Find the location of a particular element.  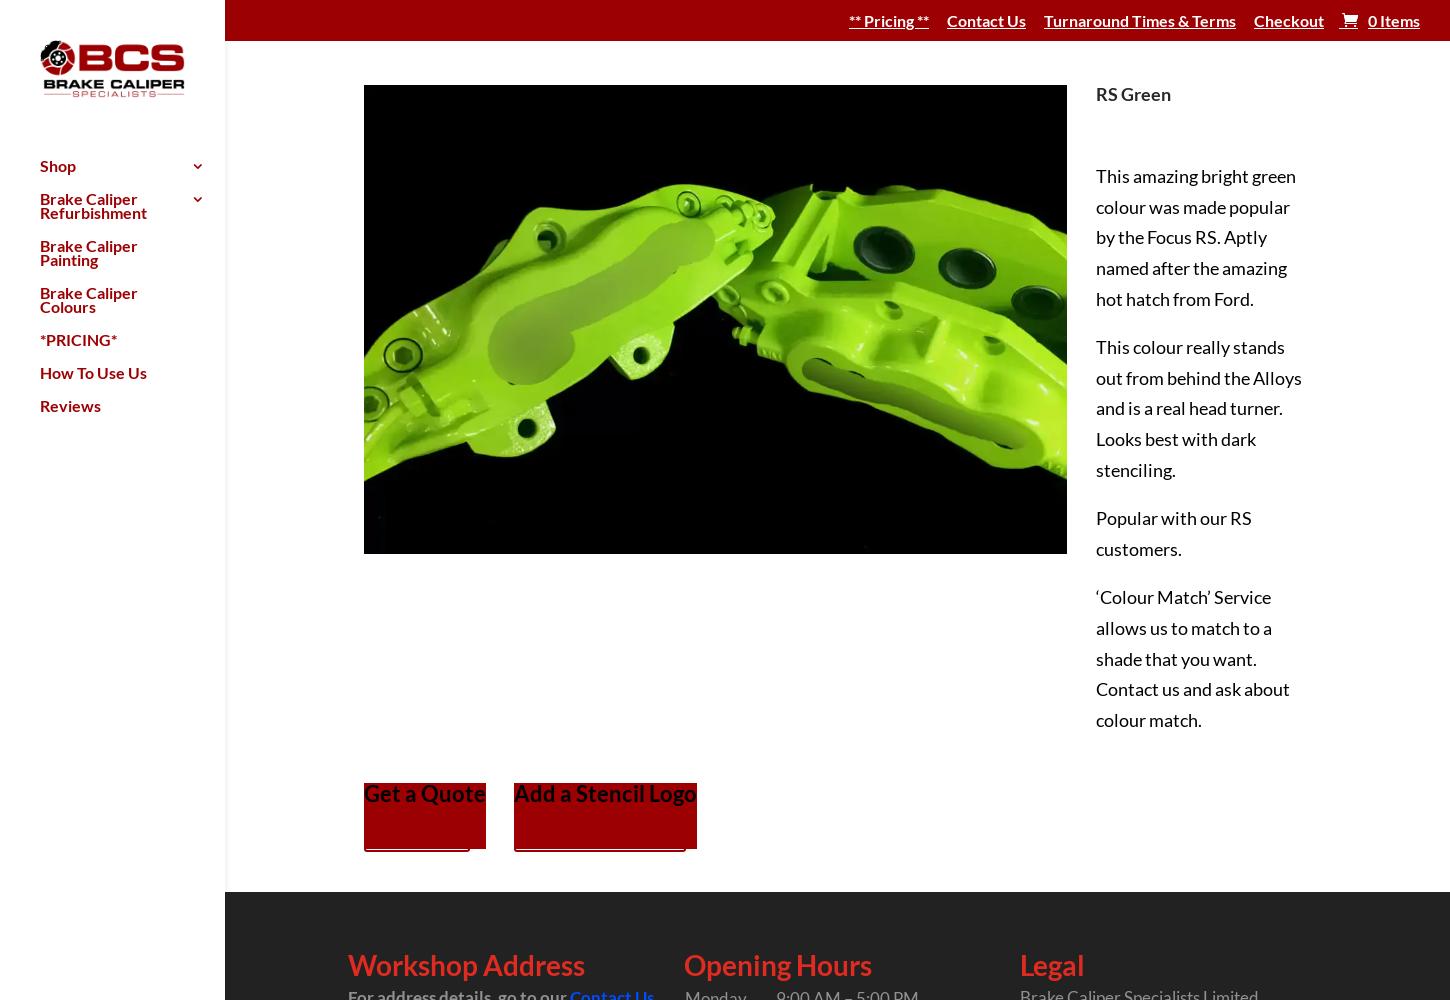

'Brake Caliper Decals' is located at coordinates (342, 204).